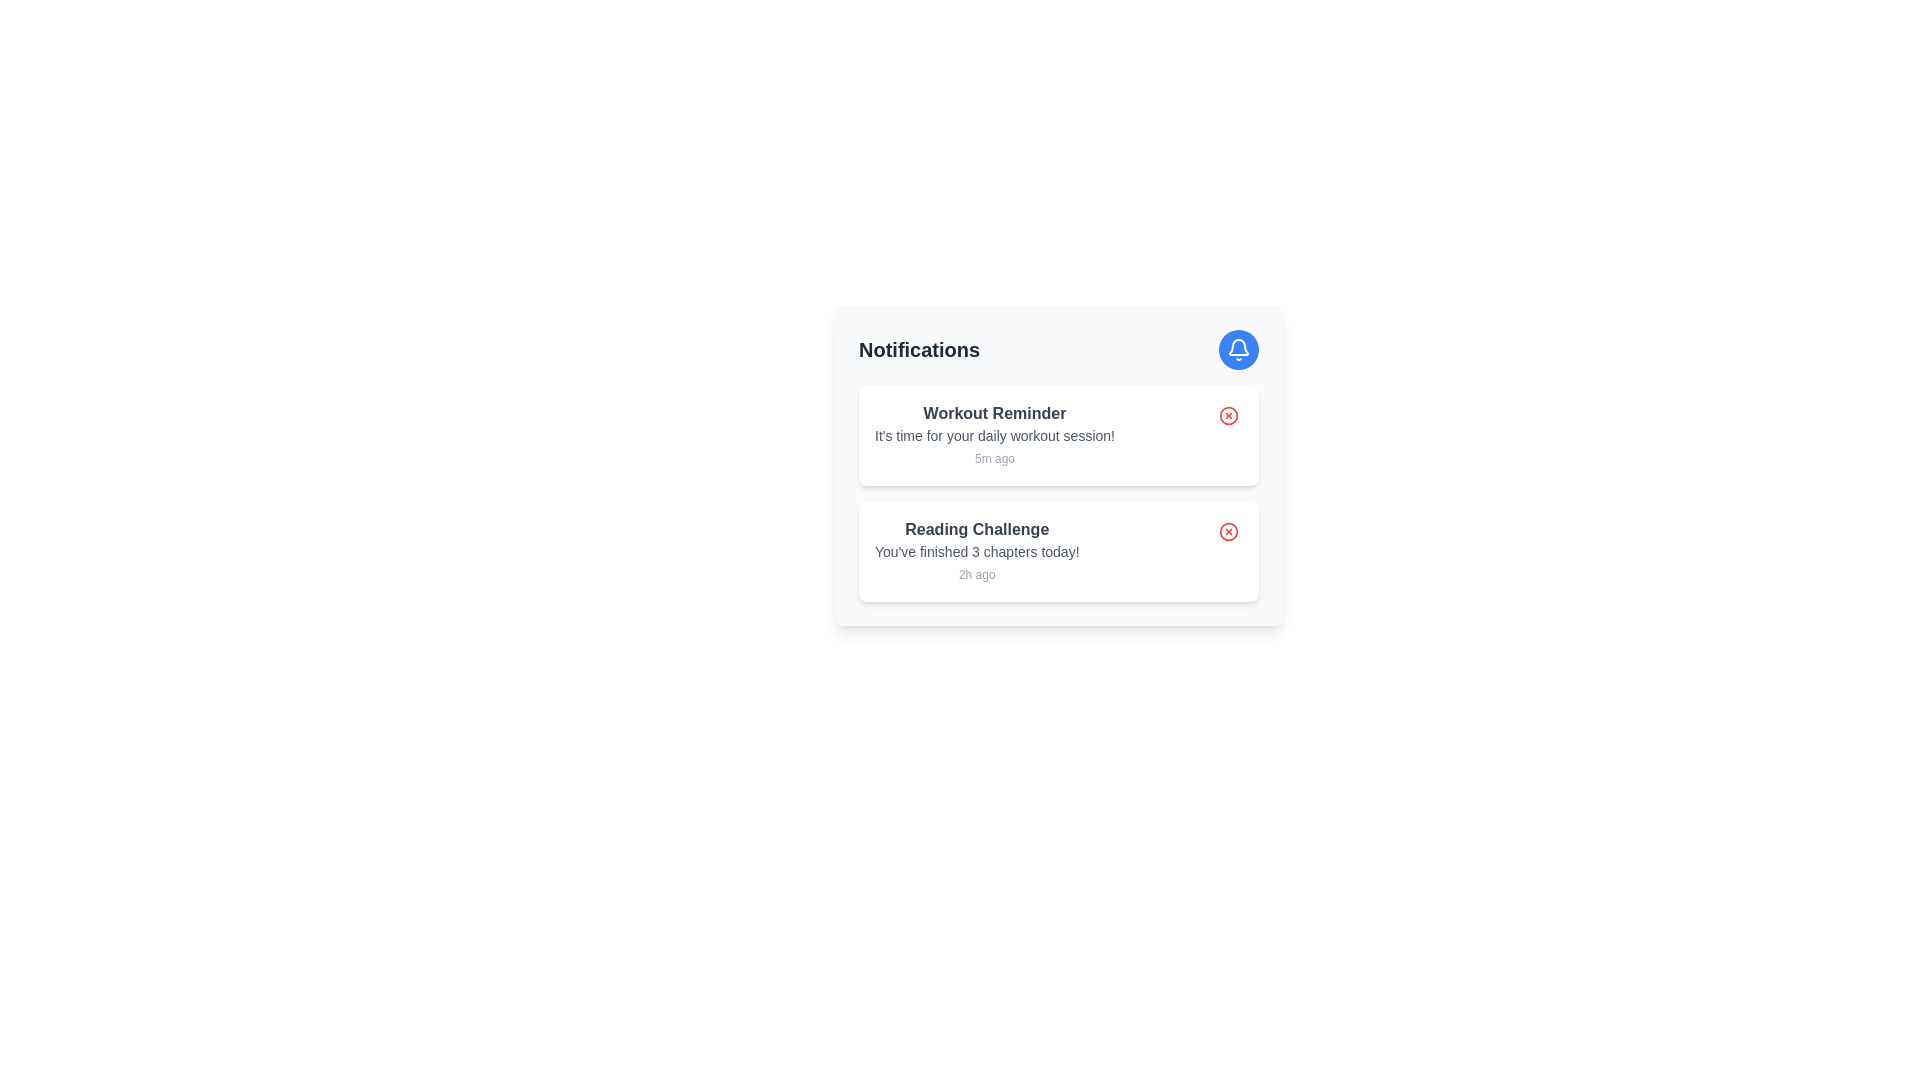  I want to click on timestamp displayed in the bottom-right corner of the 'Reading Challenge' notification card, which indicates the time elapsed since the completion of the associated activity, so click(977, 574).